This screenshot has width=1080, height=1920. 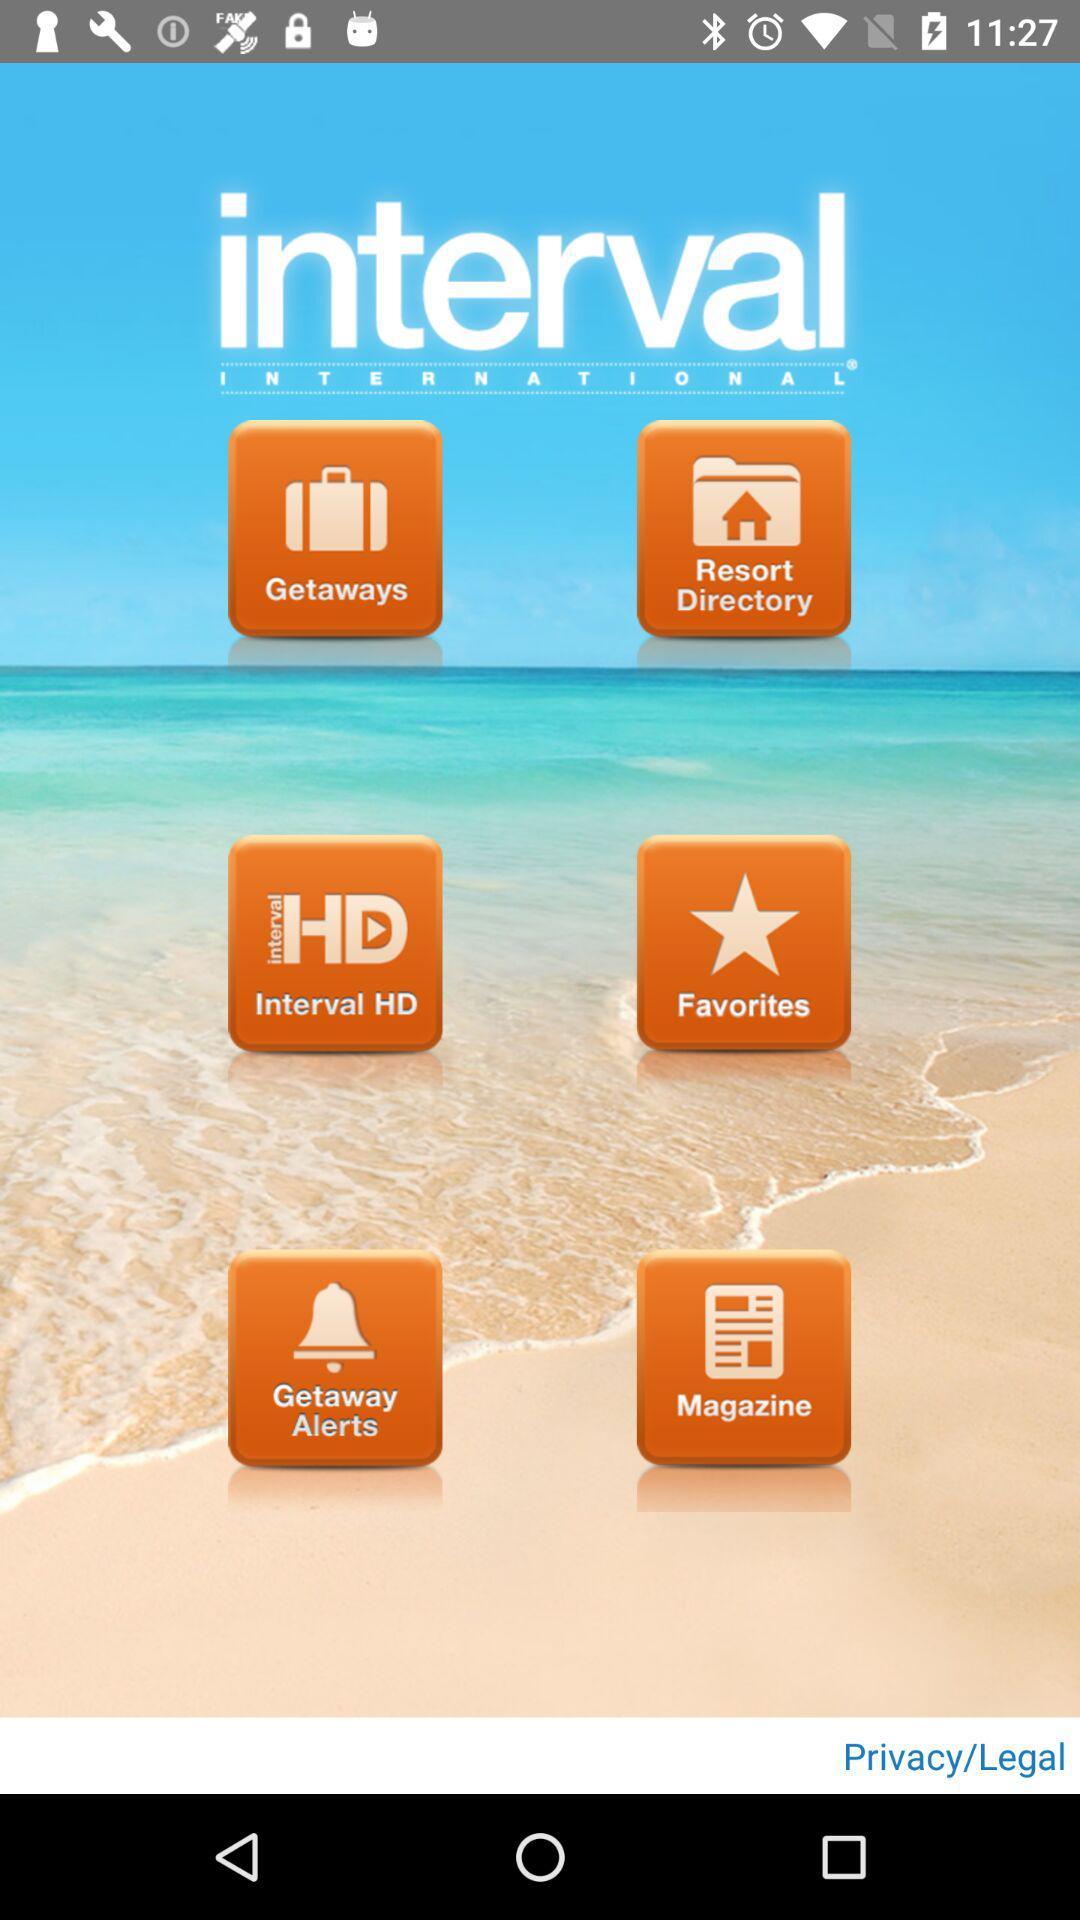 I want to click on display getaway alerts, so click(x=334, y=1379).